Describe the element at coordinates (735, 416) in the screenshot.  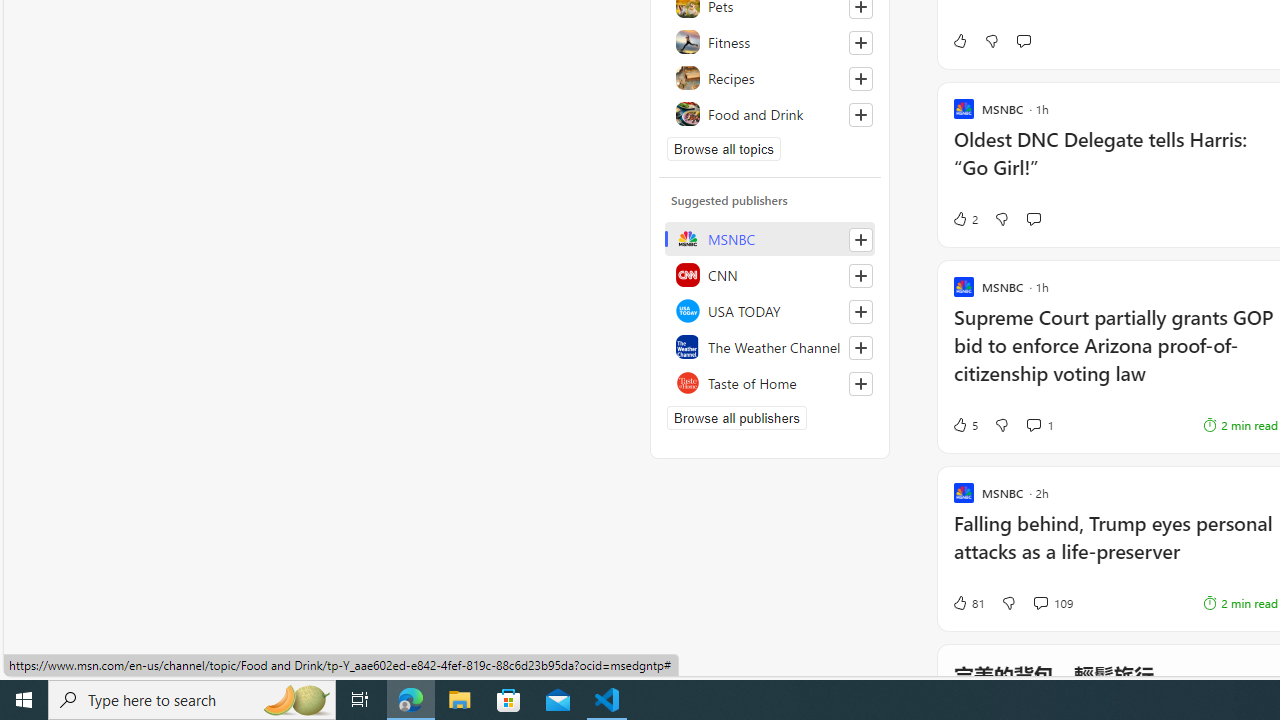
I see `'Browse all publishers'` at that location.